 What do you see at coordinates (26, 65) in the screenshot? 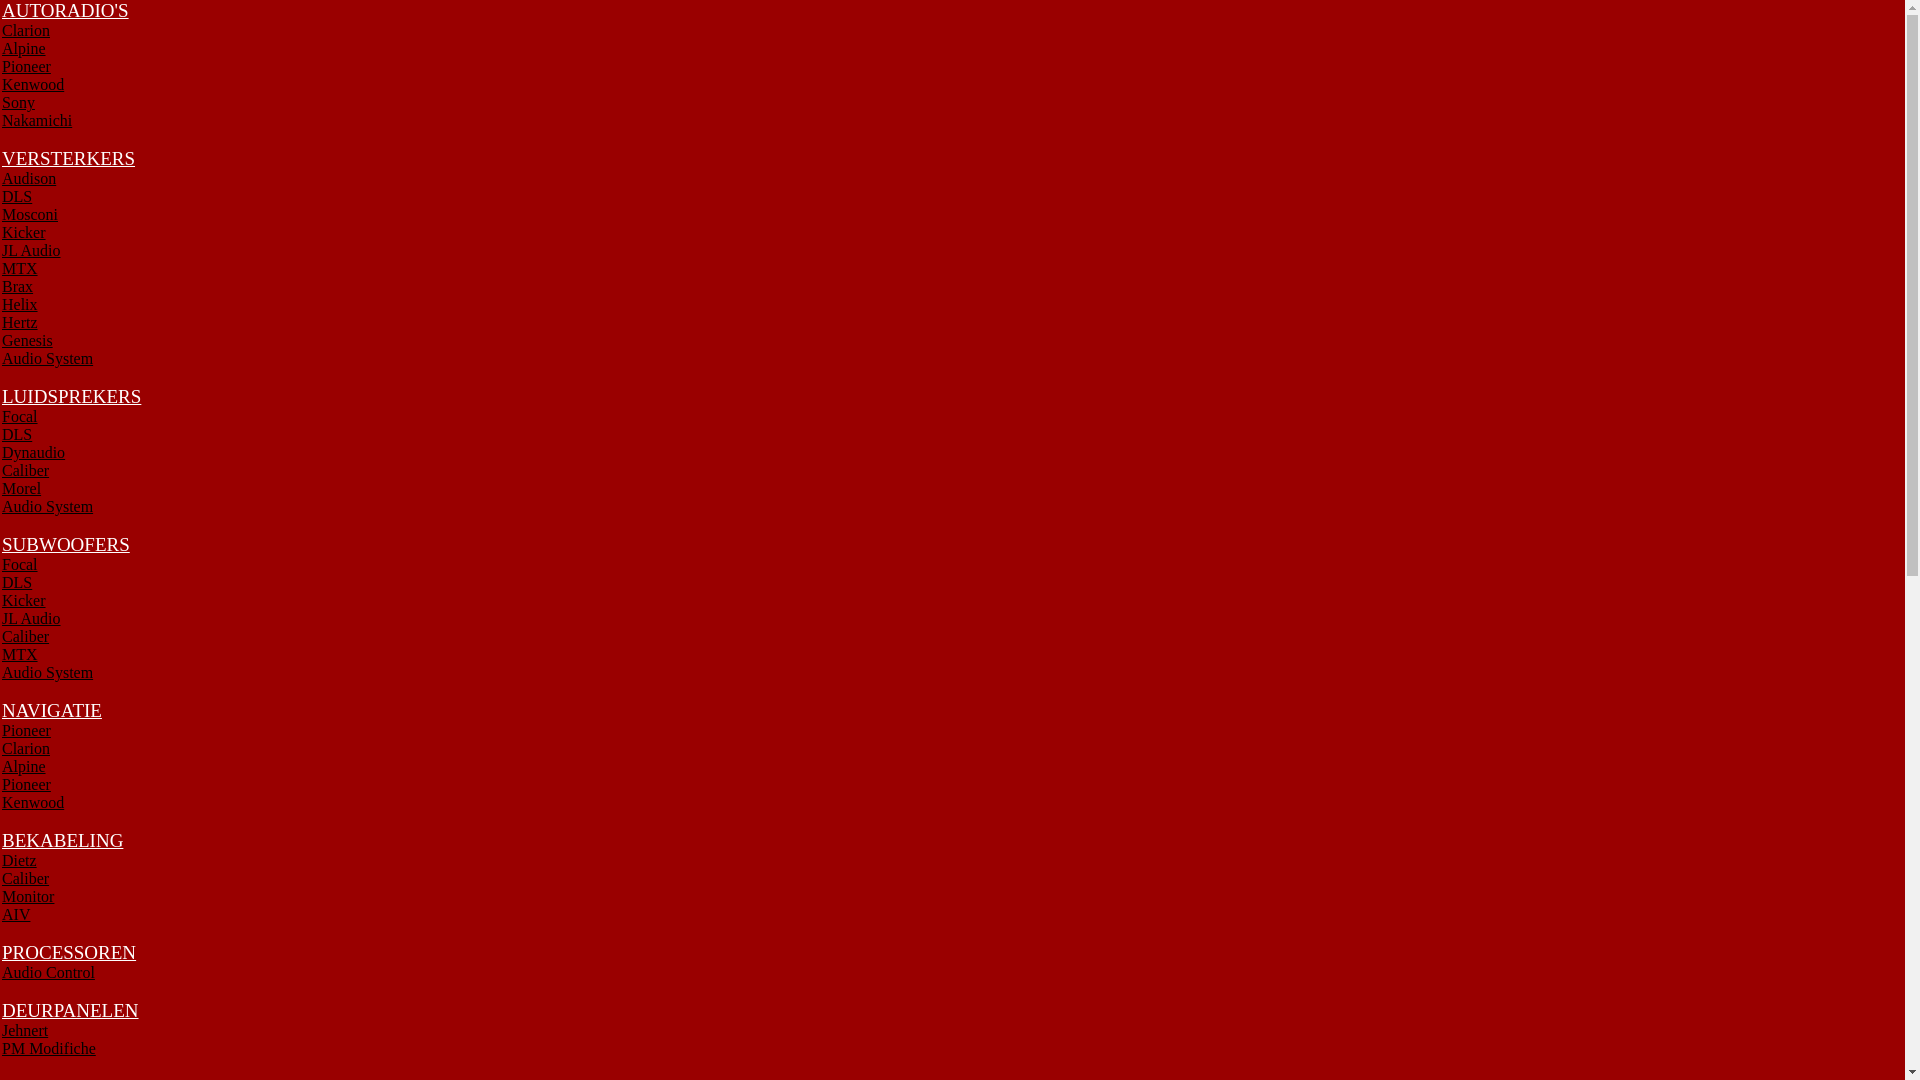
I see `'Pioneer'` at bounding box center [26, 65].